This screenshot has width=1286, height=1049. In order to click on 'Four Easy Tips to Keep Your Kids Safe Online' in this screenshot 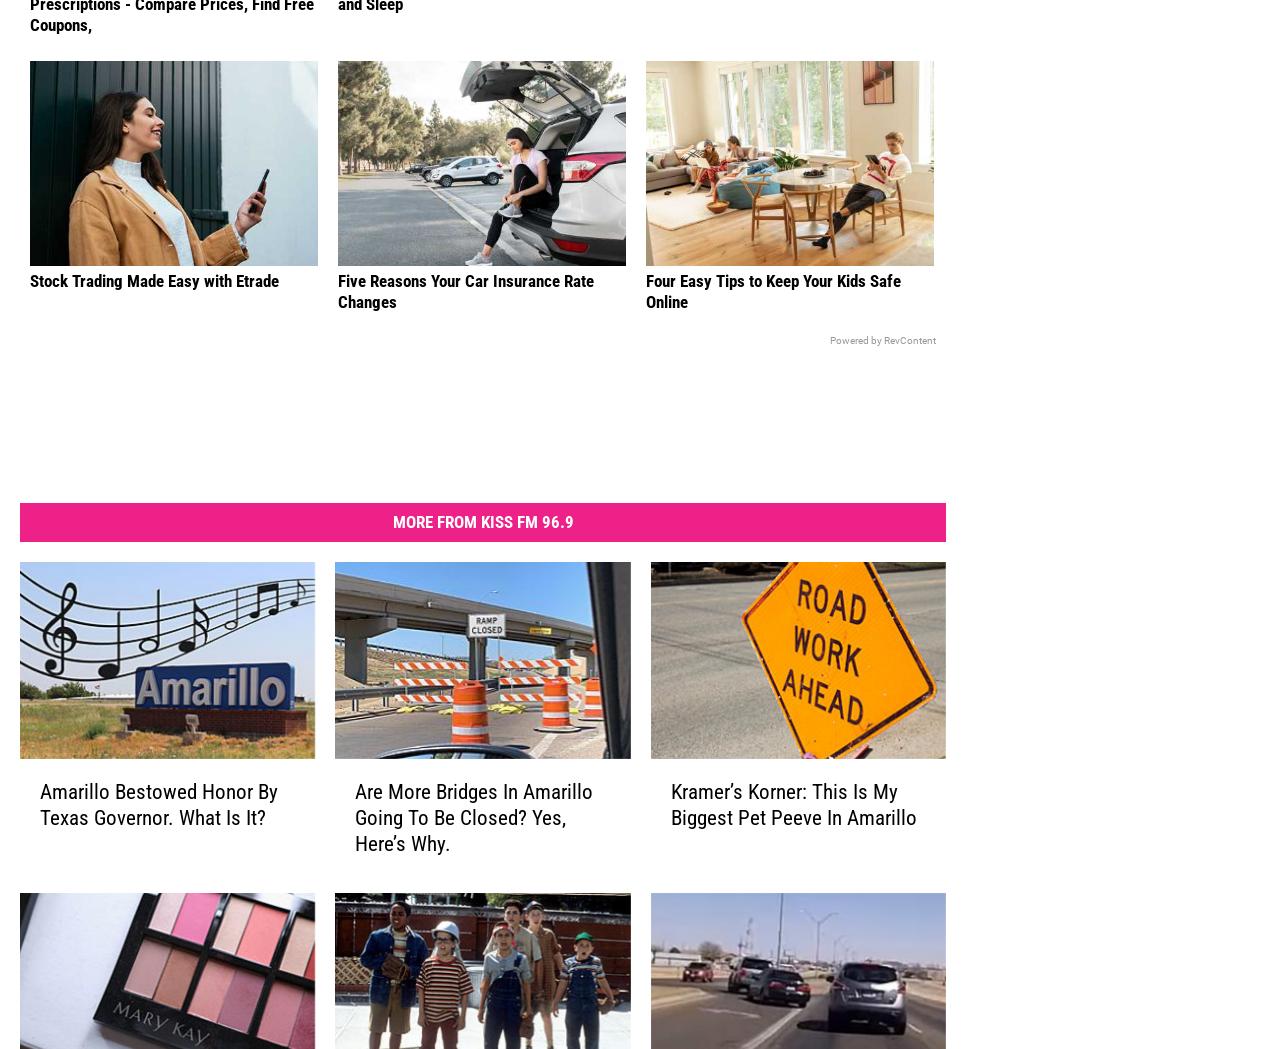, I will do `click(645, 322)`.